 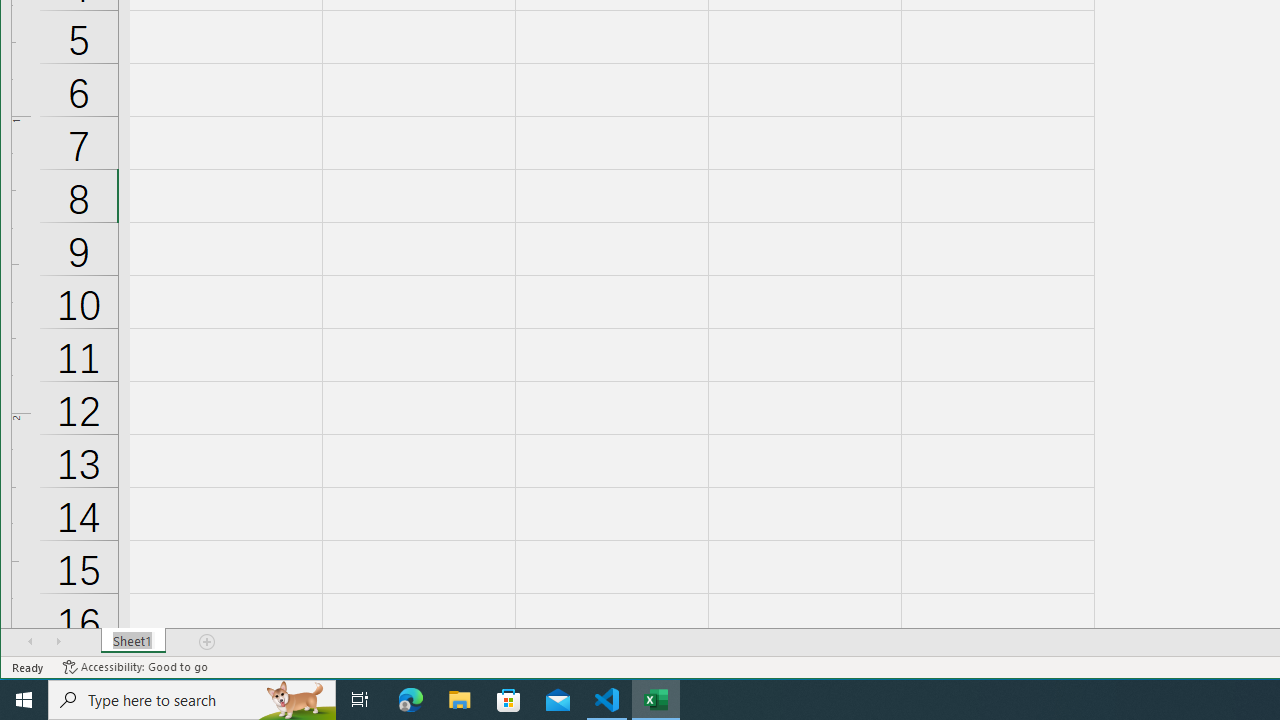 I want to click on 'Sheet Tab', so click(x=132, y=641).